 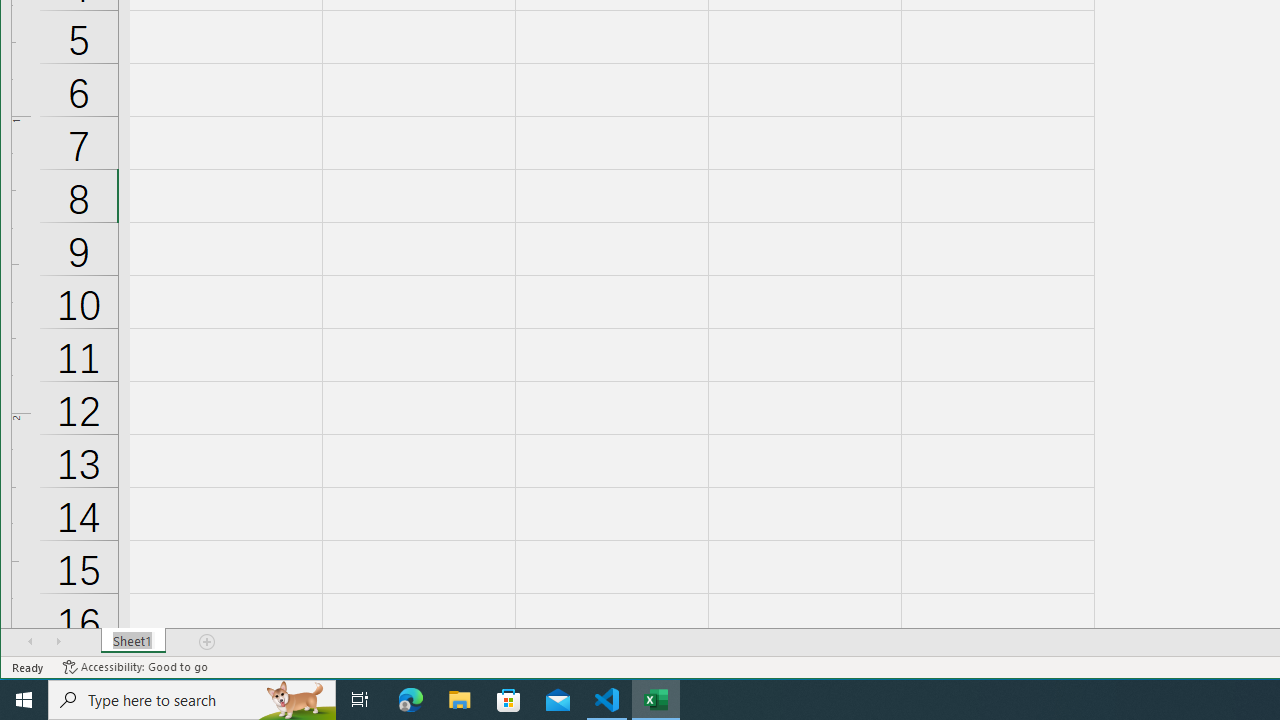 I want to click on 'Sheet Tab', so click(x=132, y=641).